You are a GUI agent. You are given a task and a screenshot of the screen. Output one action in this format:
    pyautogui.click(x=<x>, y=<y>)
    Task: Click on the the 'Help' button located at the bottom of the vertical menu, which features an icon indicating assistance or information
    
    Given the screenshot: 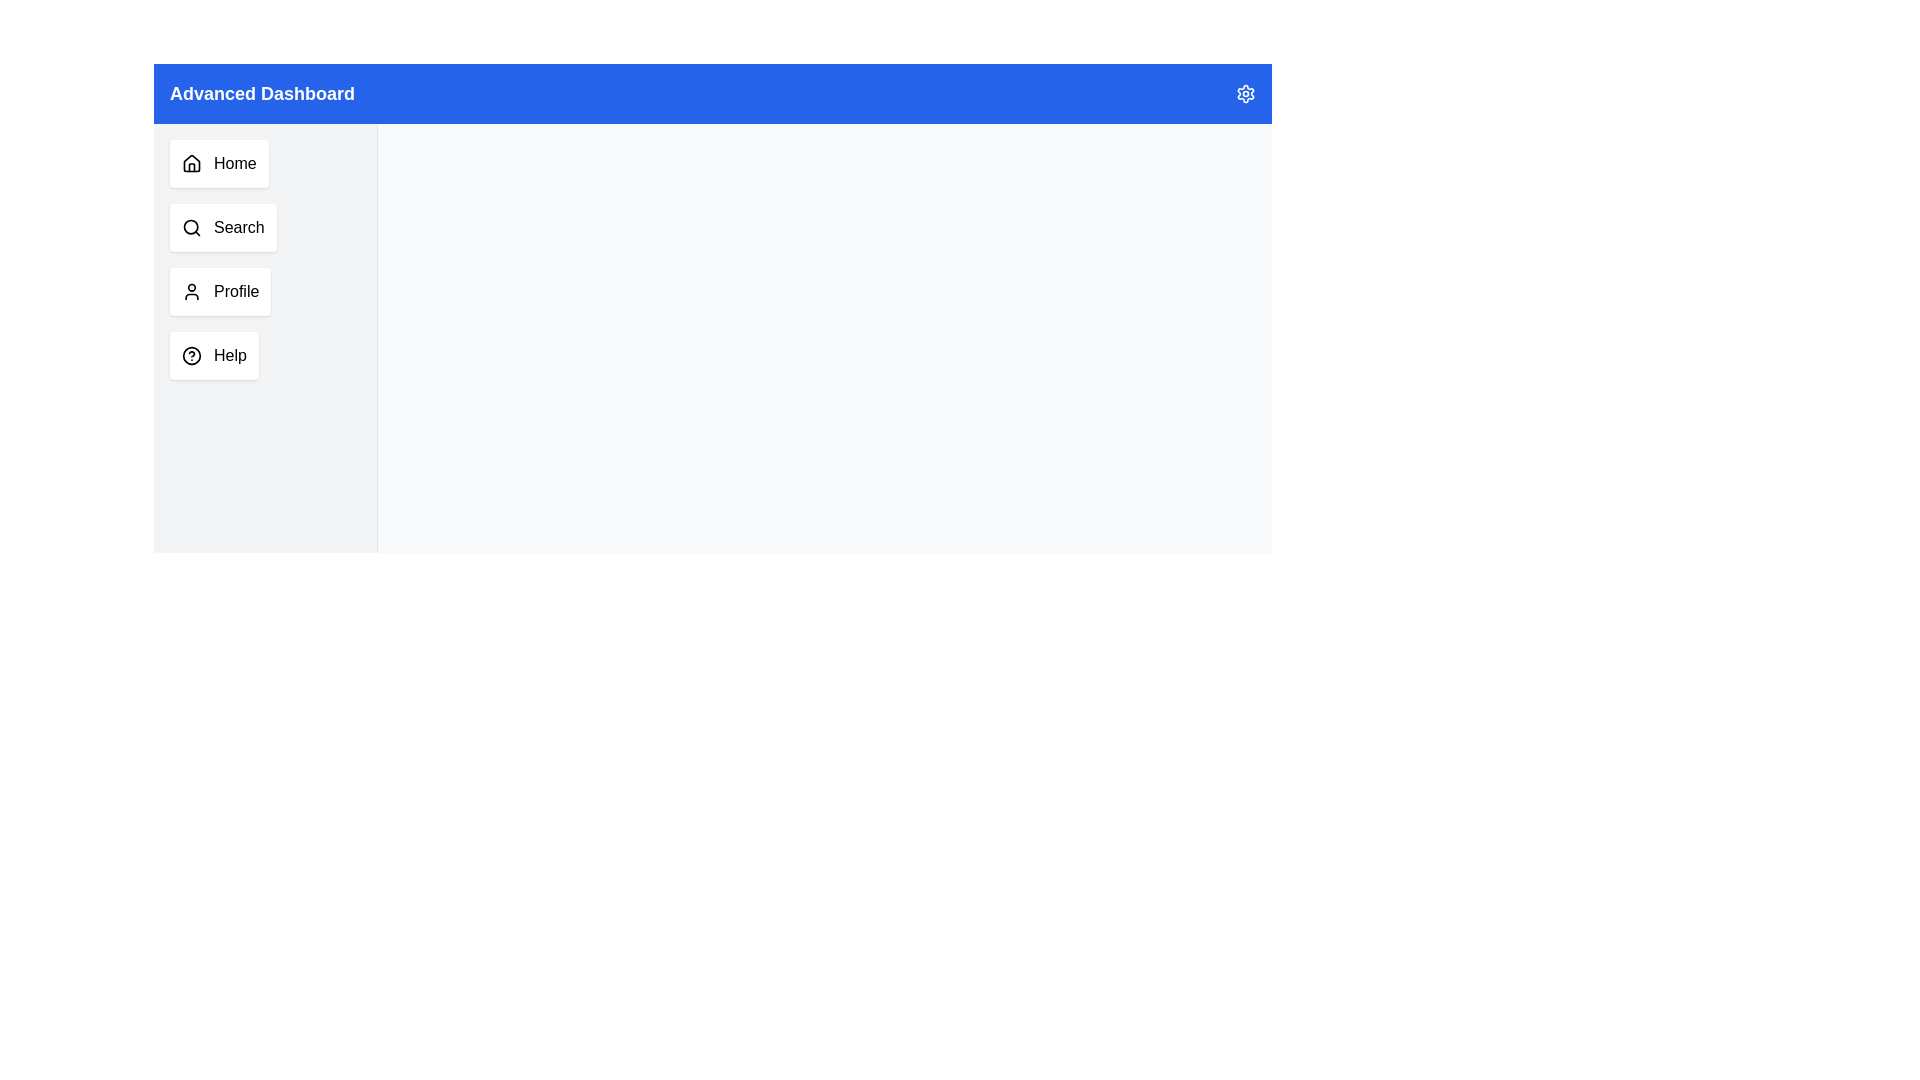 What is the action you would take?
    pyautogui.click(x=192, y=354)
    